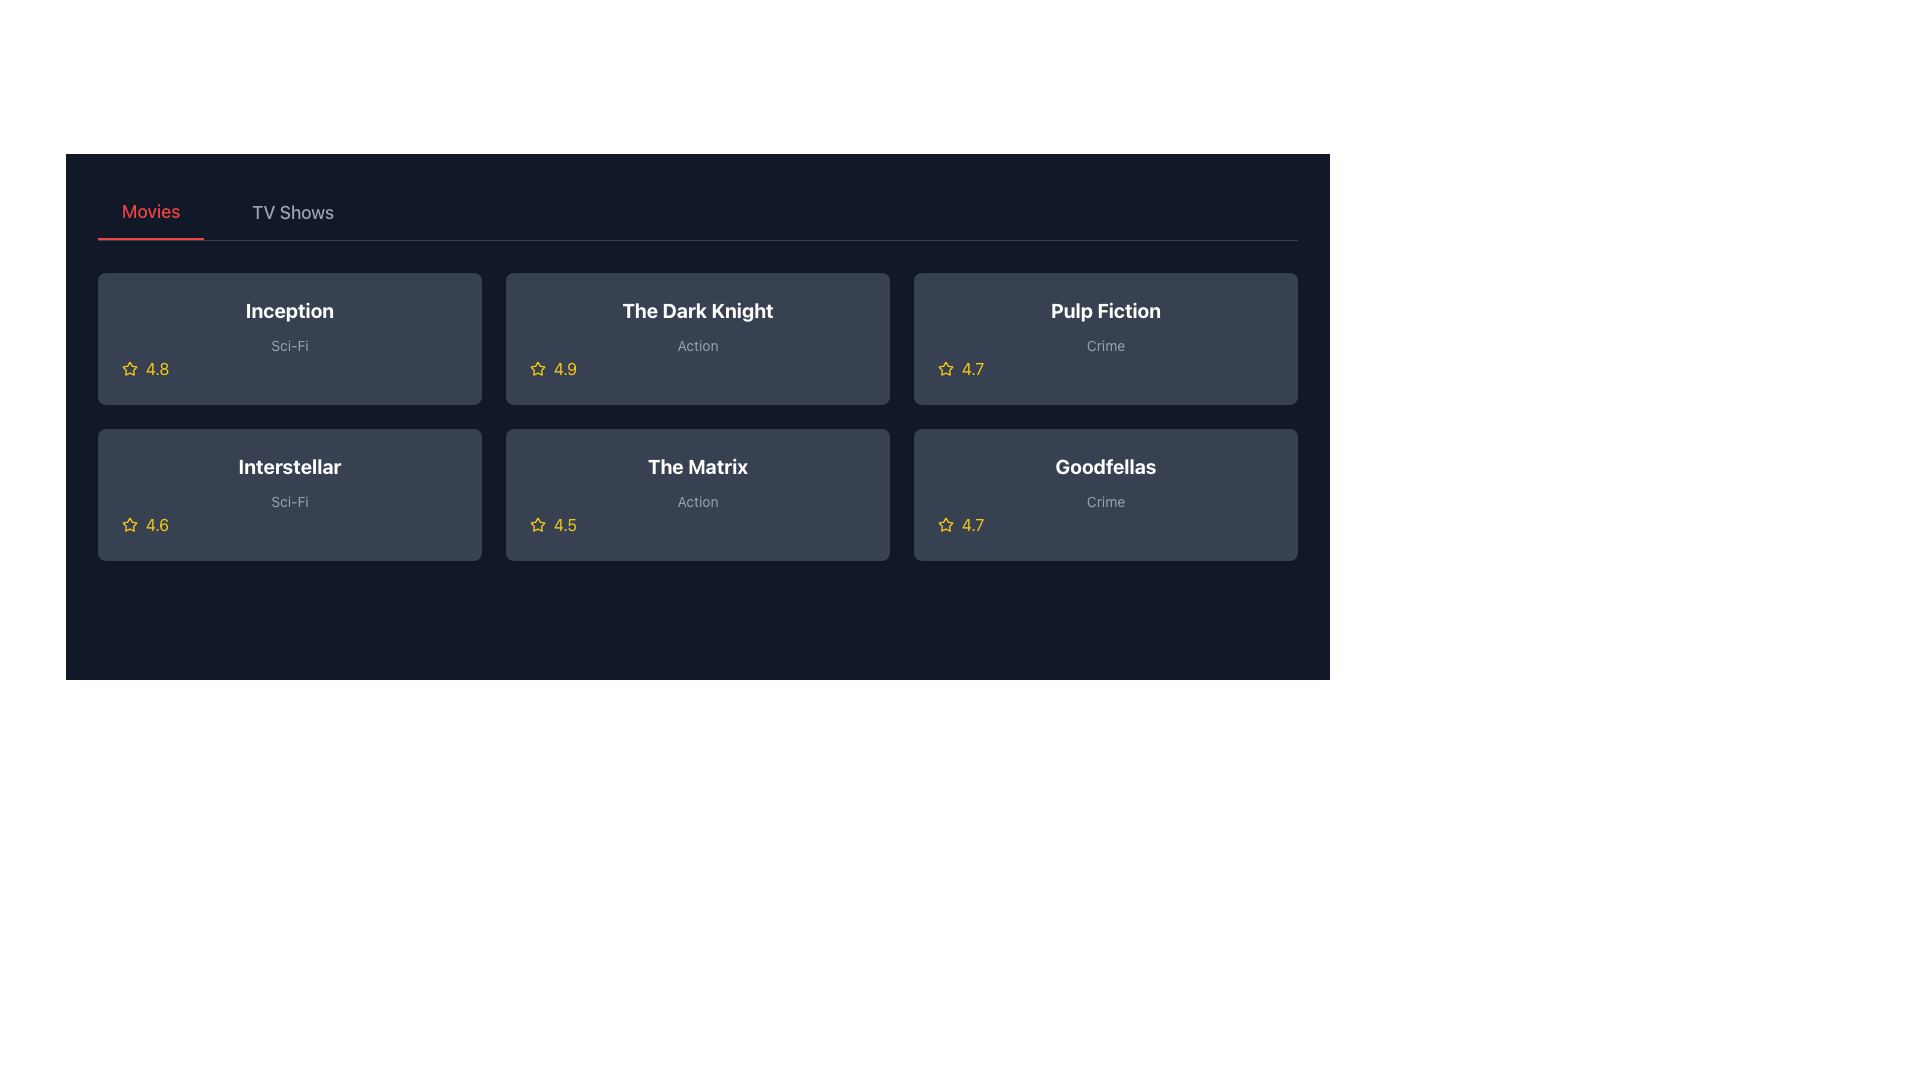 Image resolution: width=1920 pixels, height=1080 pixels. What do you see at coordinates (1104, 326) in the screenshot?
I see `the text label that displays 'Pulp Fiction' and 'Crime' on a dark gray background in the first row, third column of the grid layout` at bounding box center [1104, 326].